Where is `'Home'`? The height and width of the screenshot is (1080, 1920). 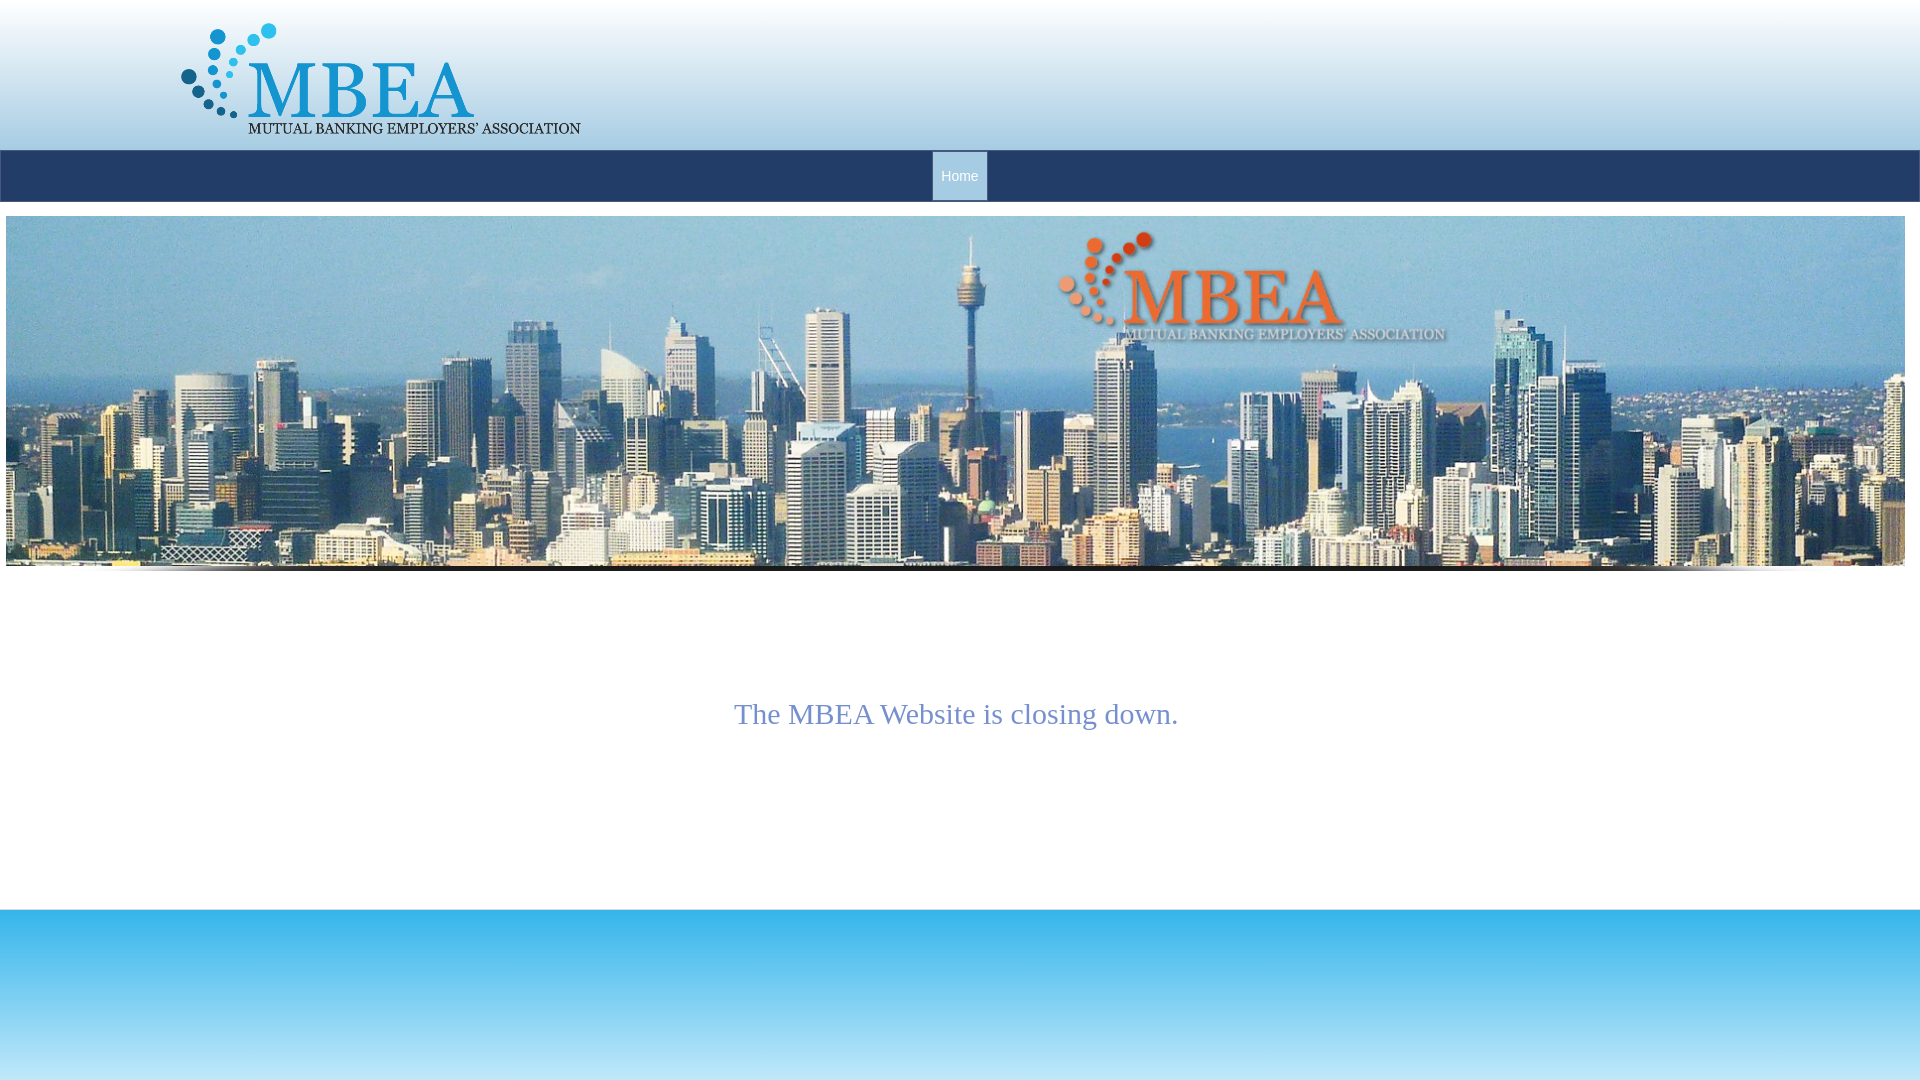
'Home' is located at coordinates (958, 175).